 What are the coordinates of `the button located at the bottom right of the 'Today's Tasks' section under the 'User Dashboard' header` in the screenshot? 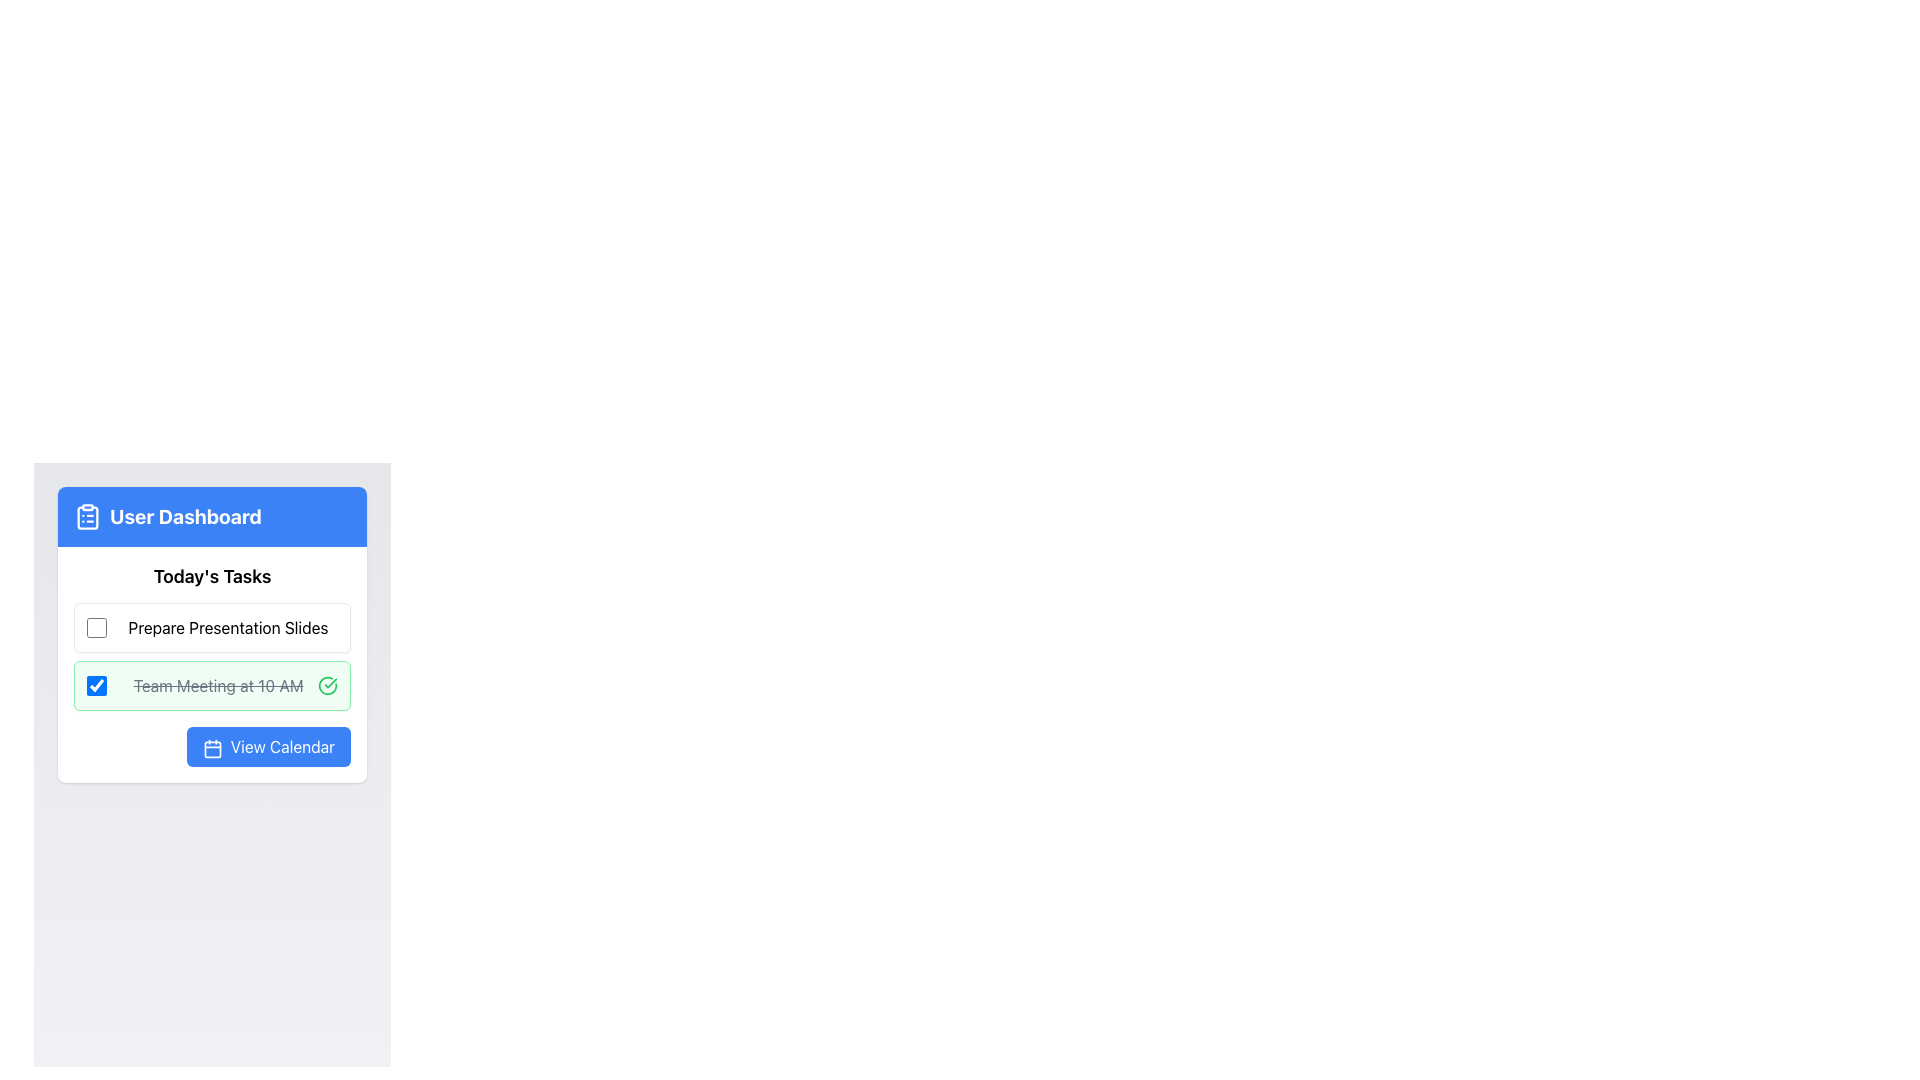 It's located at (267, 747).